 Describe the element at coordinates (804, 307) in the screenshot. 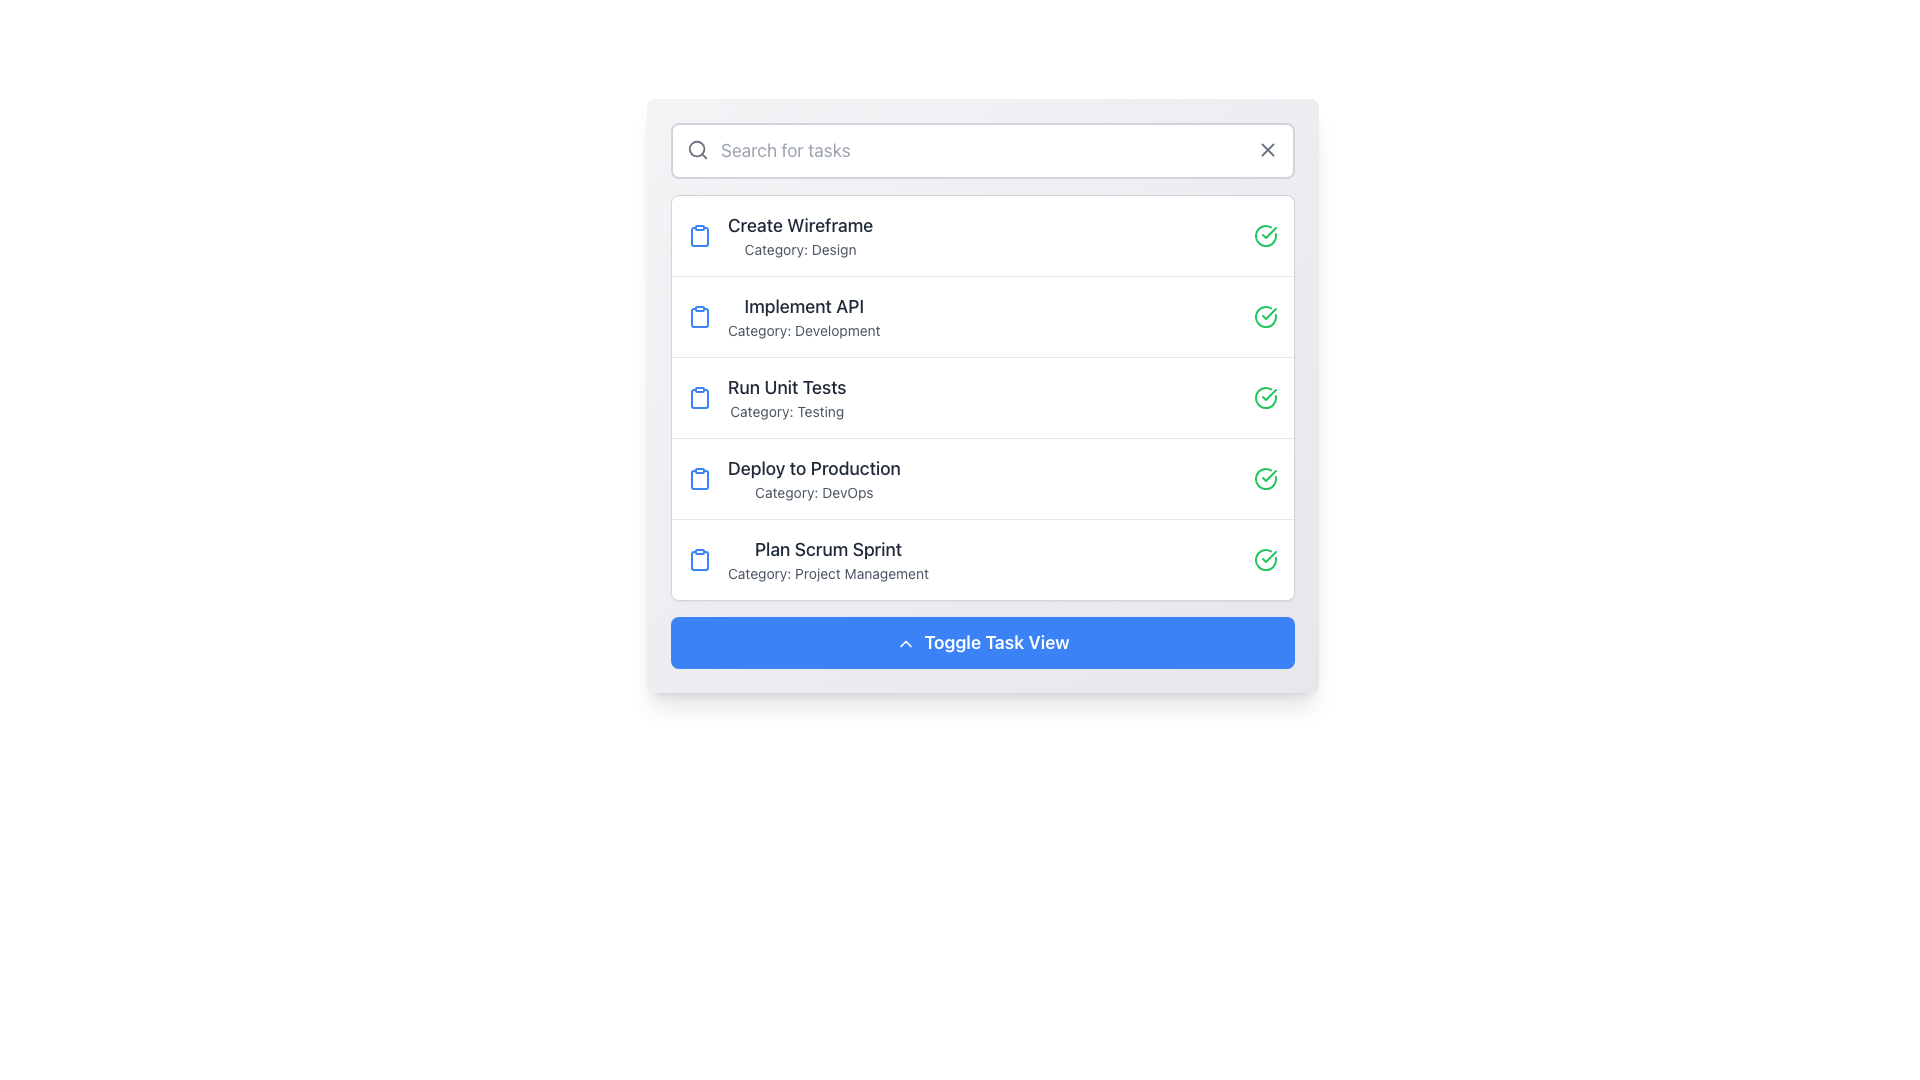

I see `the text label that serves as a title for the task or item in the task list, located between 'Create Wireframe' and 'Run Unit Tests'` at that location.